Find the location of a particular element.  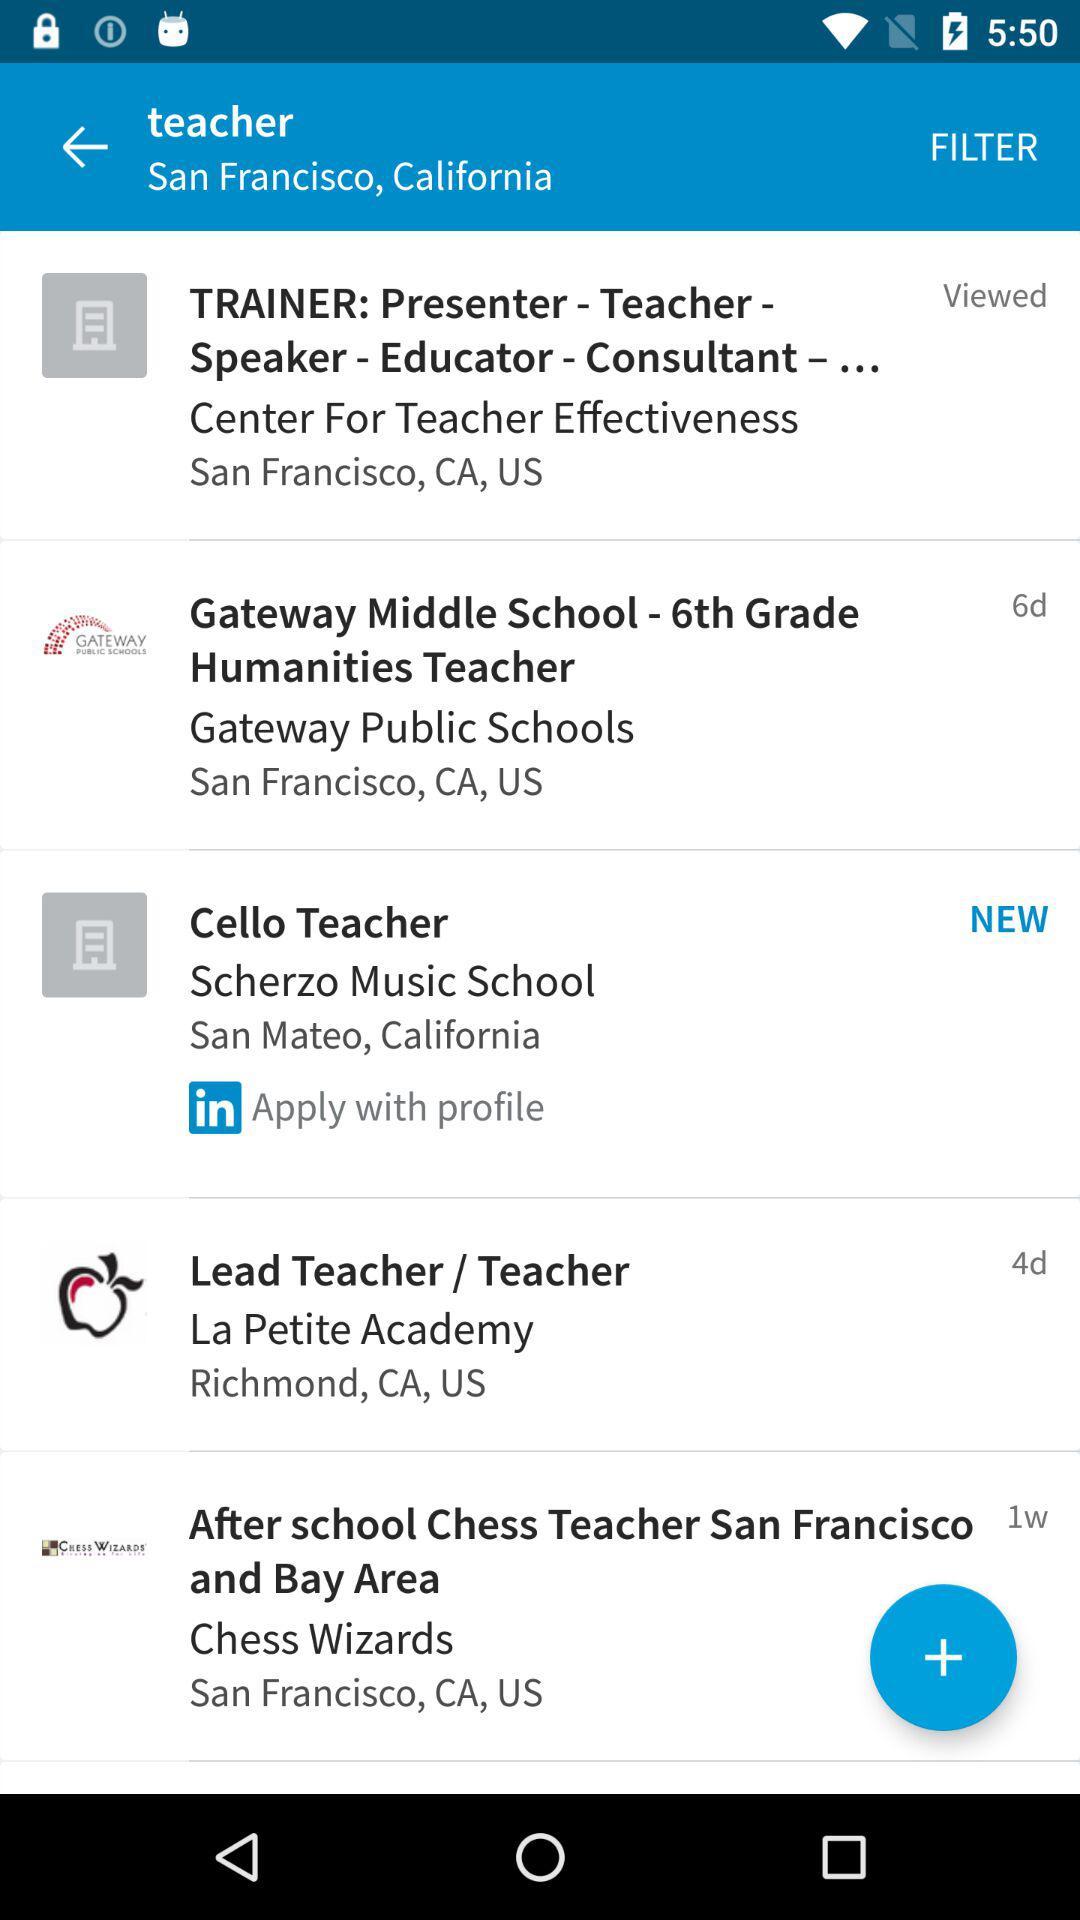

the logo on the bottom left corner of the web page is located at coordinates (94, 1545).